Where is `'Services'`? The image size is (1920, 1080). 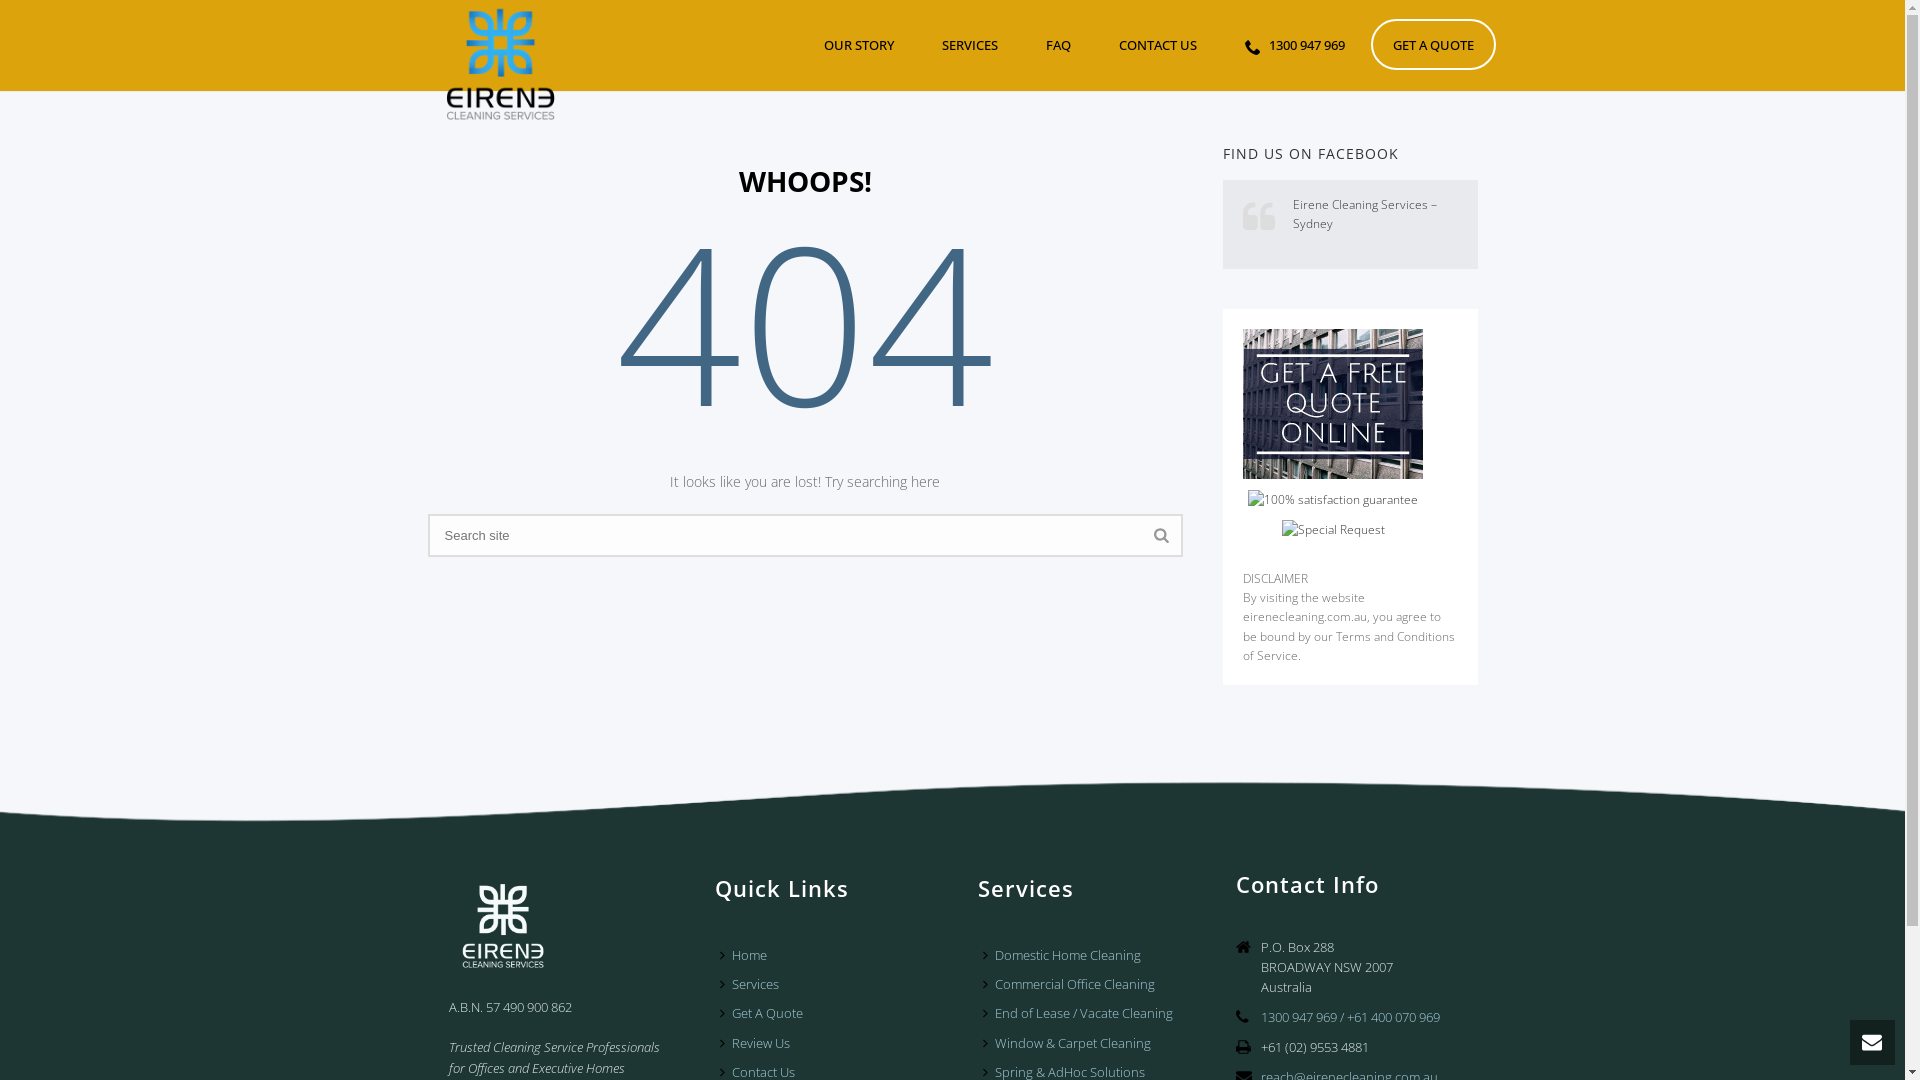 'Services' is located at coordinates (753, 983).